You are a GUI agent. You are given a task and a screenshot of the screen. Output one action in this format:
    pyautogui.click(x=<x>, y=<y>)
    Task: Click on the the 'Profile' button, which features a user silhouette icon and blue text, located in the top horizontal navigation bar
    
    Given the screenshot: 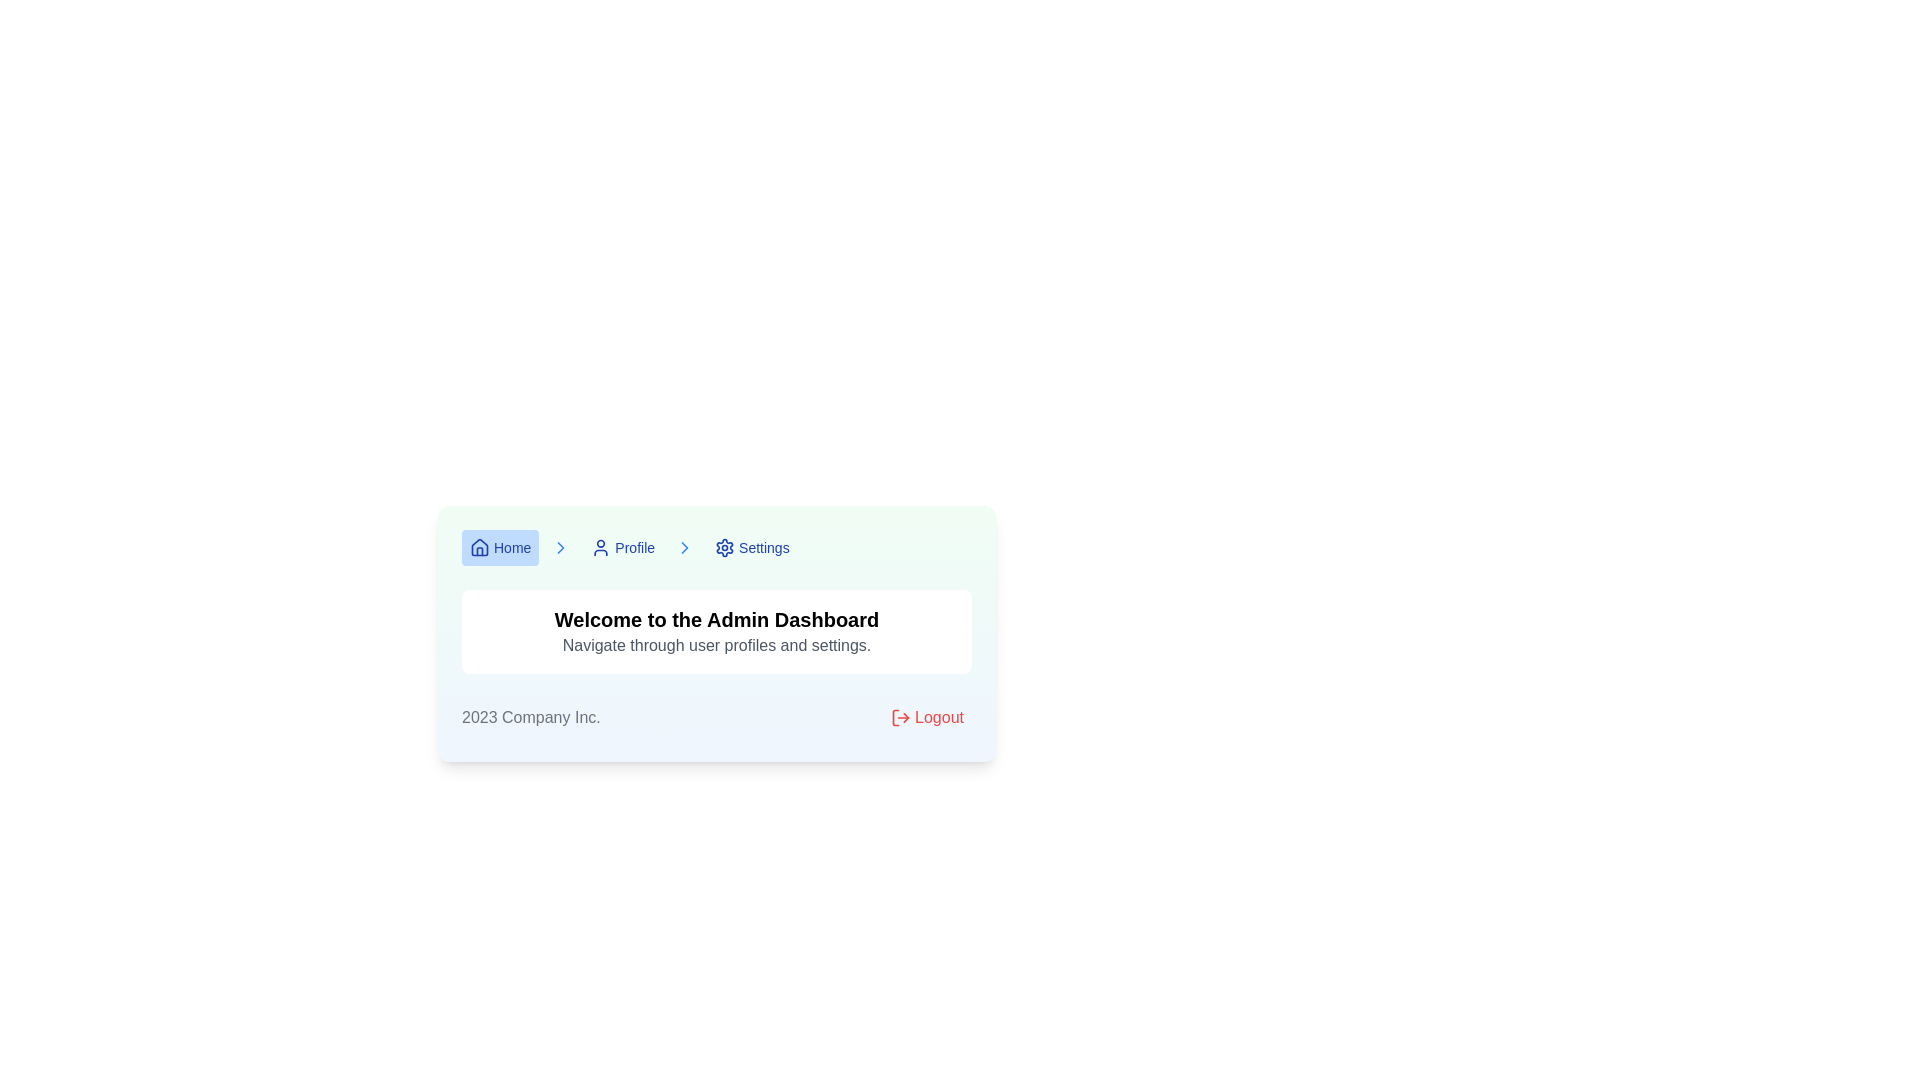 What is the action you would take?
    pyautogui.click(x=622, y=547)
    